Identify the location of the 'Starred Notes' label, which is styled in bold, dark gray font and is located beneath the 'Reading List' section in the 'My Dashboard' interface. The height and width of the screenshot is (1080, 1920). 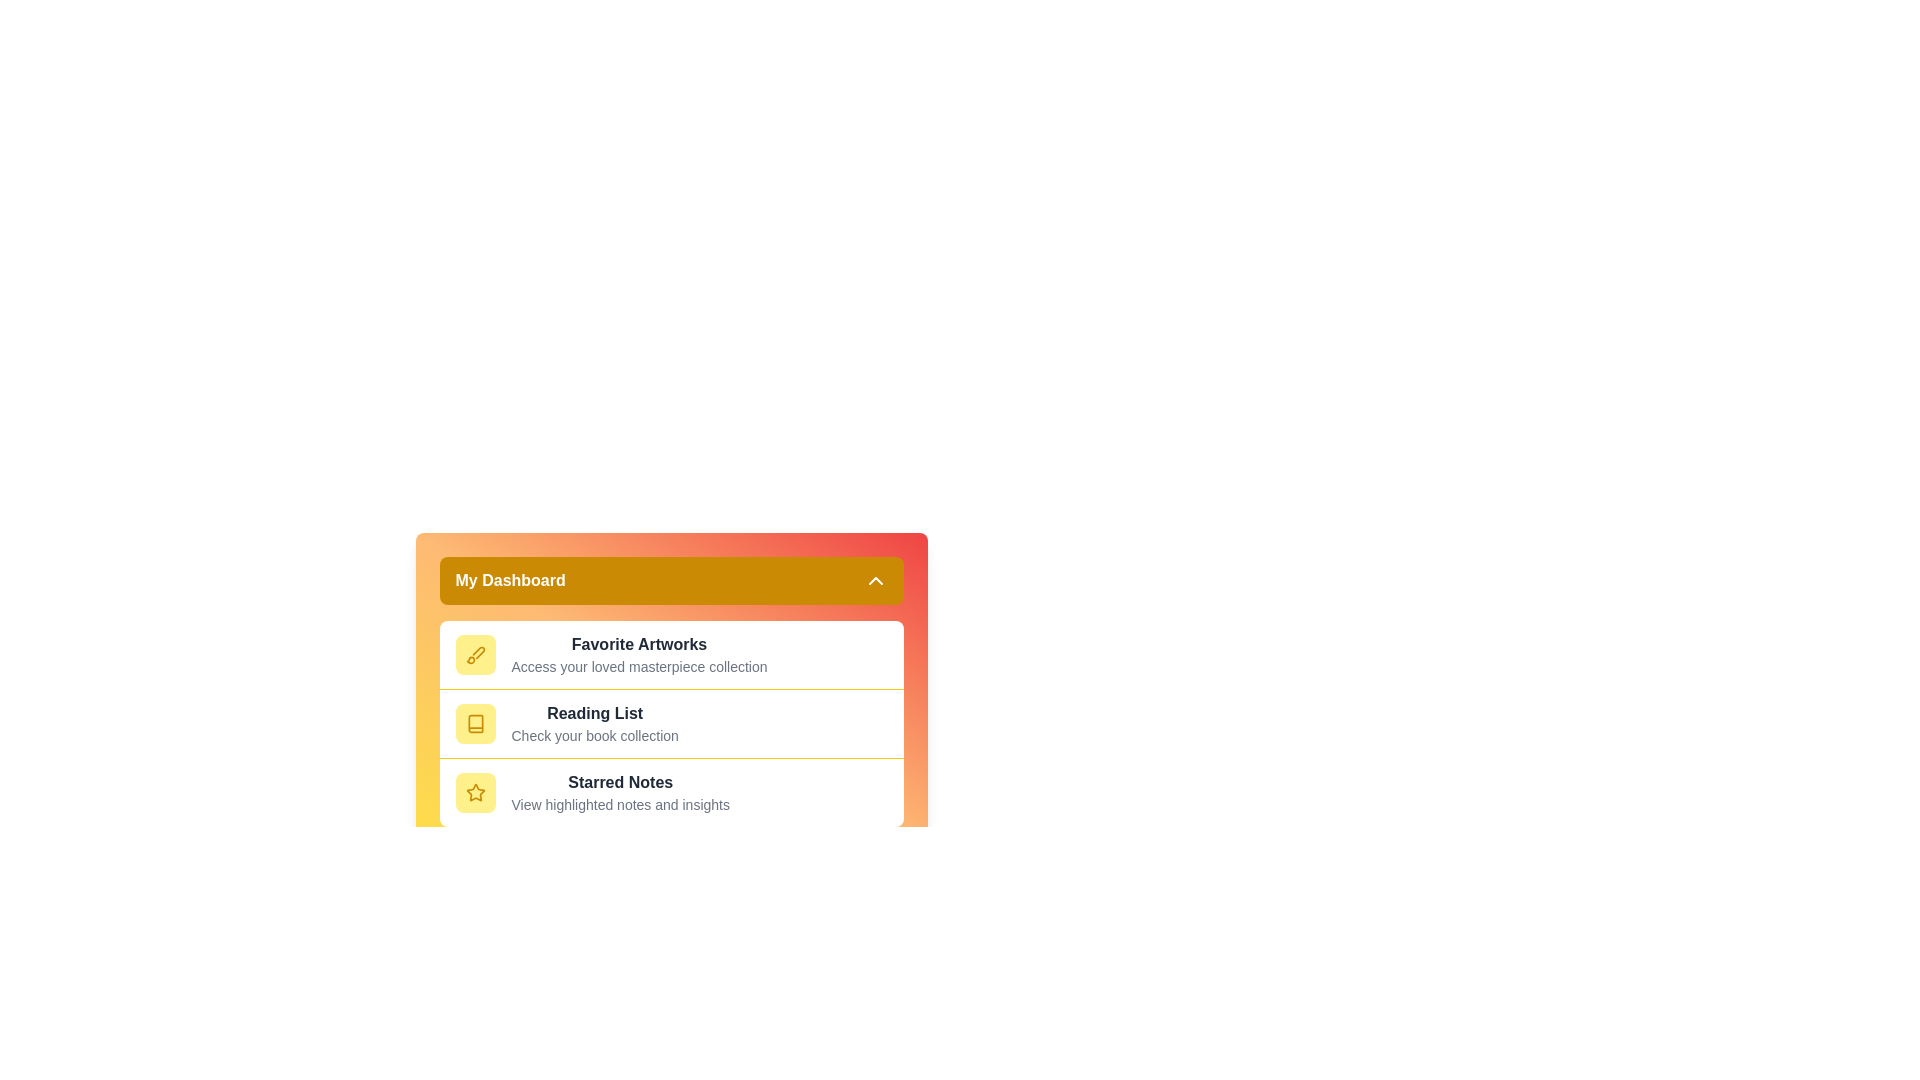
(619, 782).